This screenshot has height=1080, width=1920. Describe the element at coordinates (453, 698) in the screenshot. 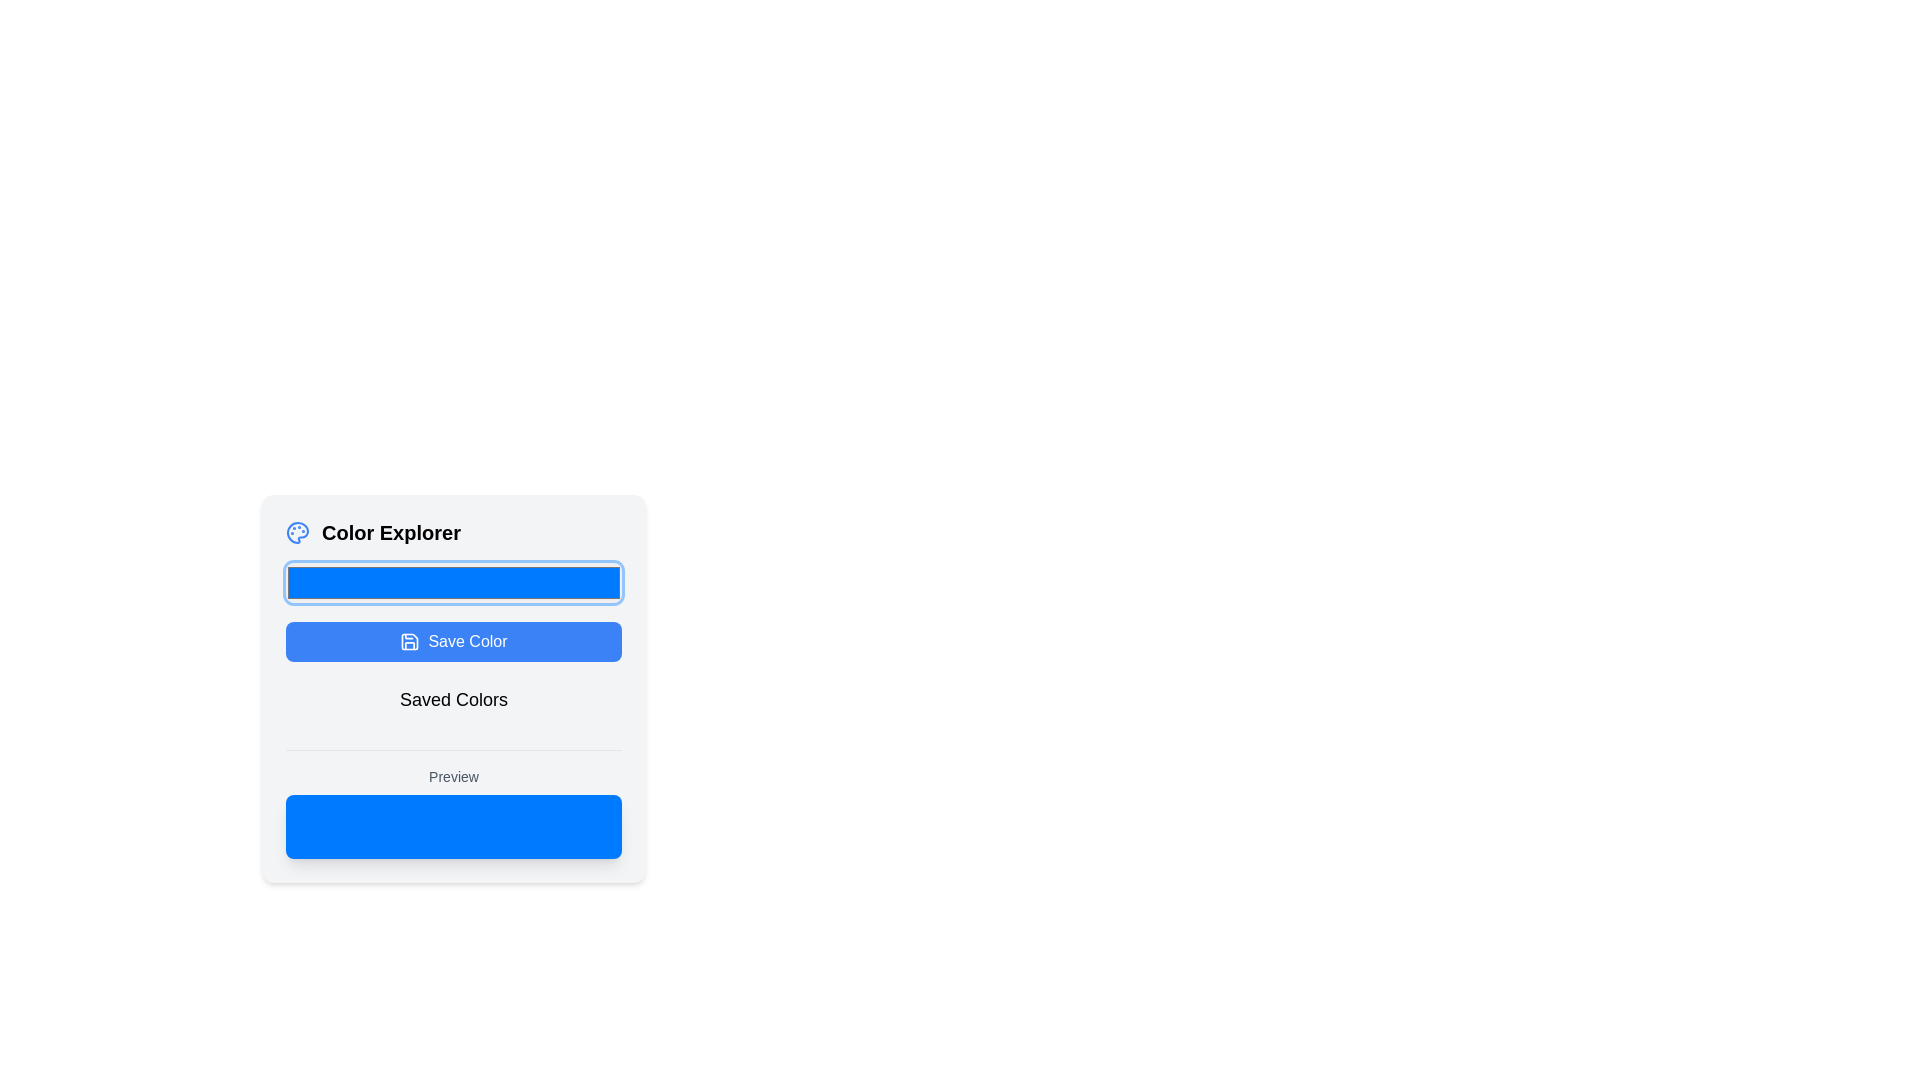

I see `the 'Saved Colors' text label, which is styled in a large font and positioned below the 'Save Color' button` at that location.